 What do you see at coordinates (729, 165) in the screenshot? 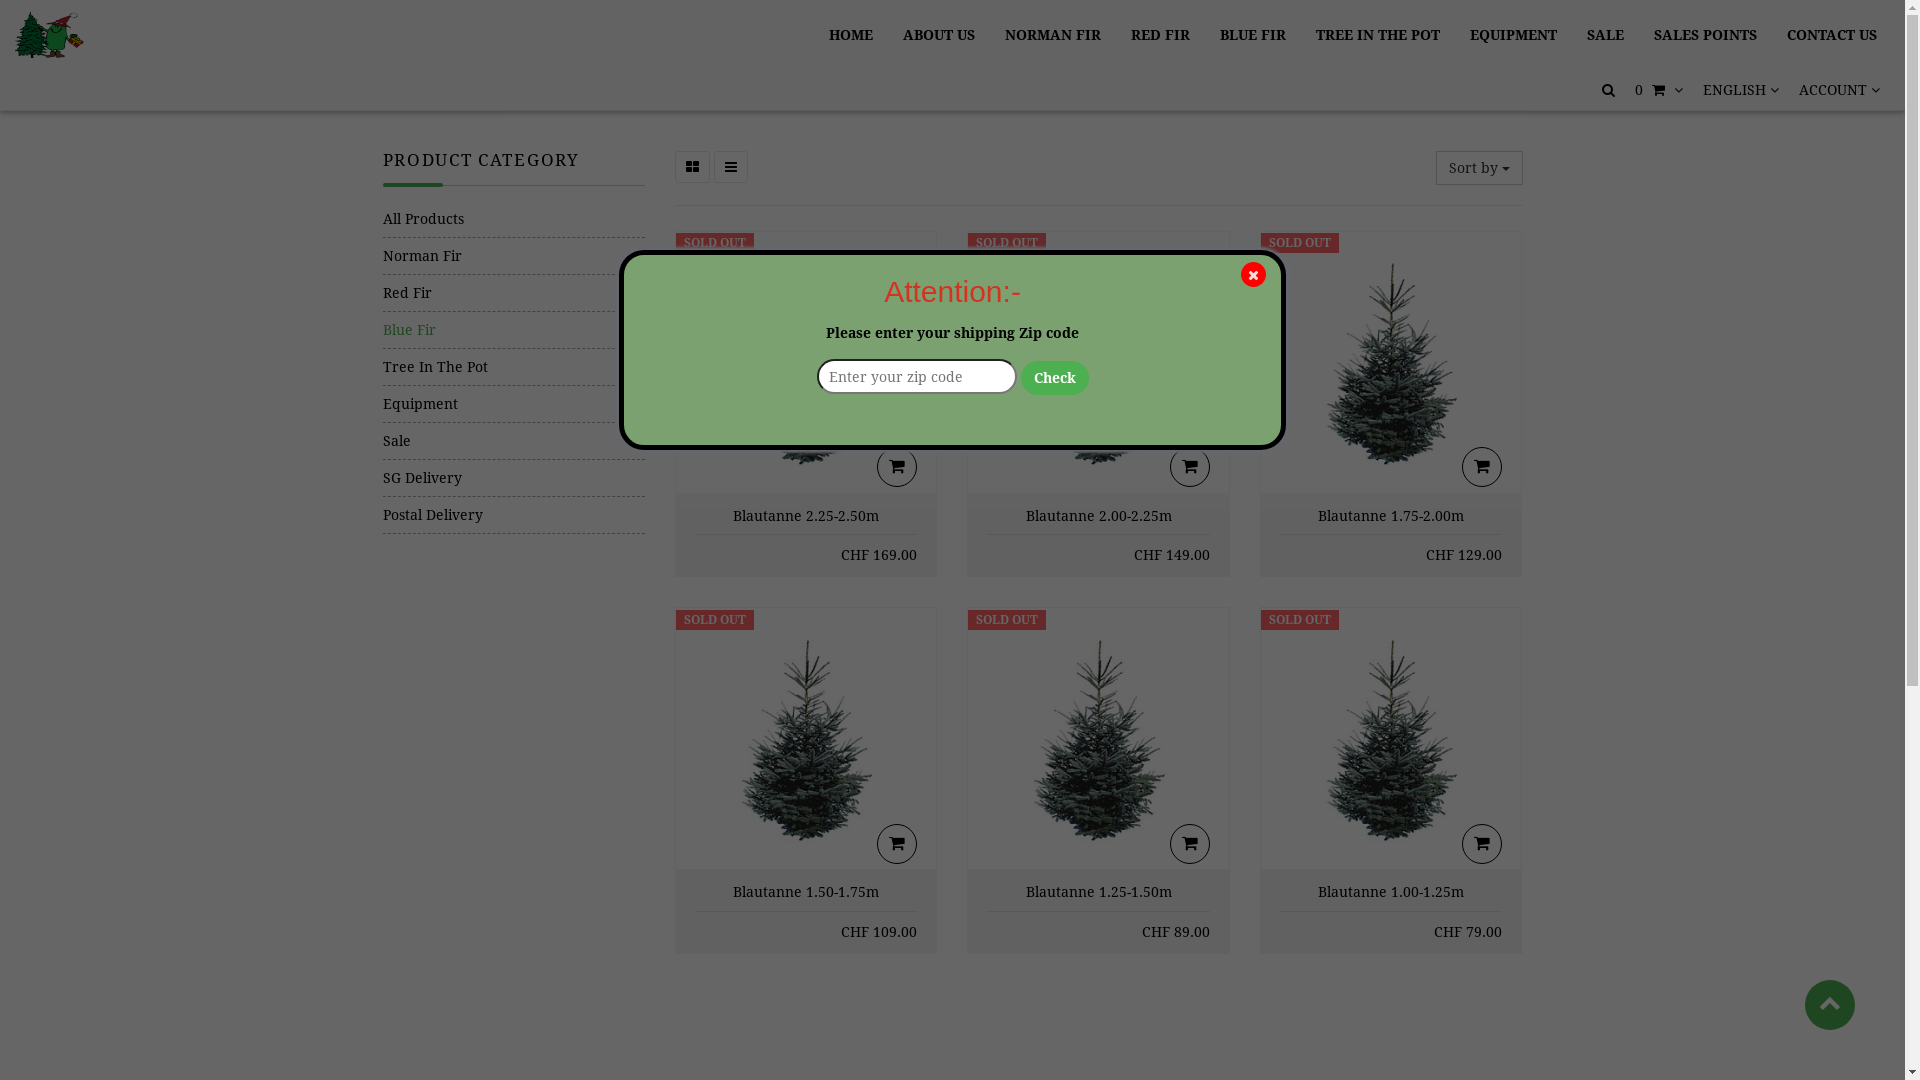
I see `'List View'` at bounding box center [729, 165].